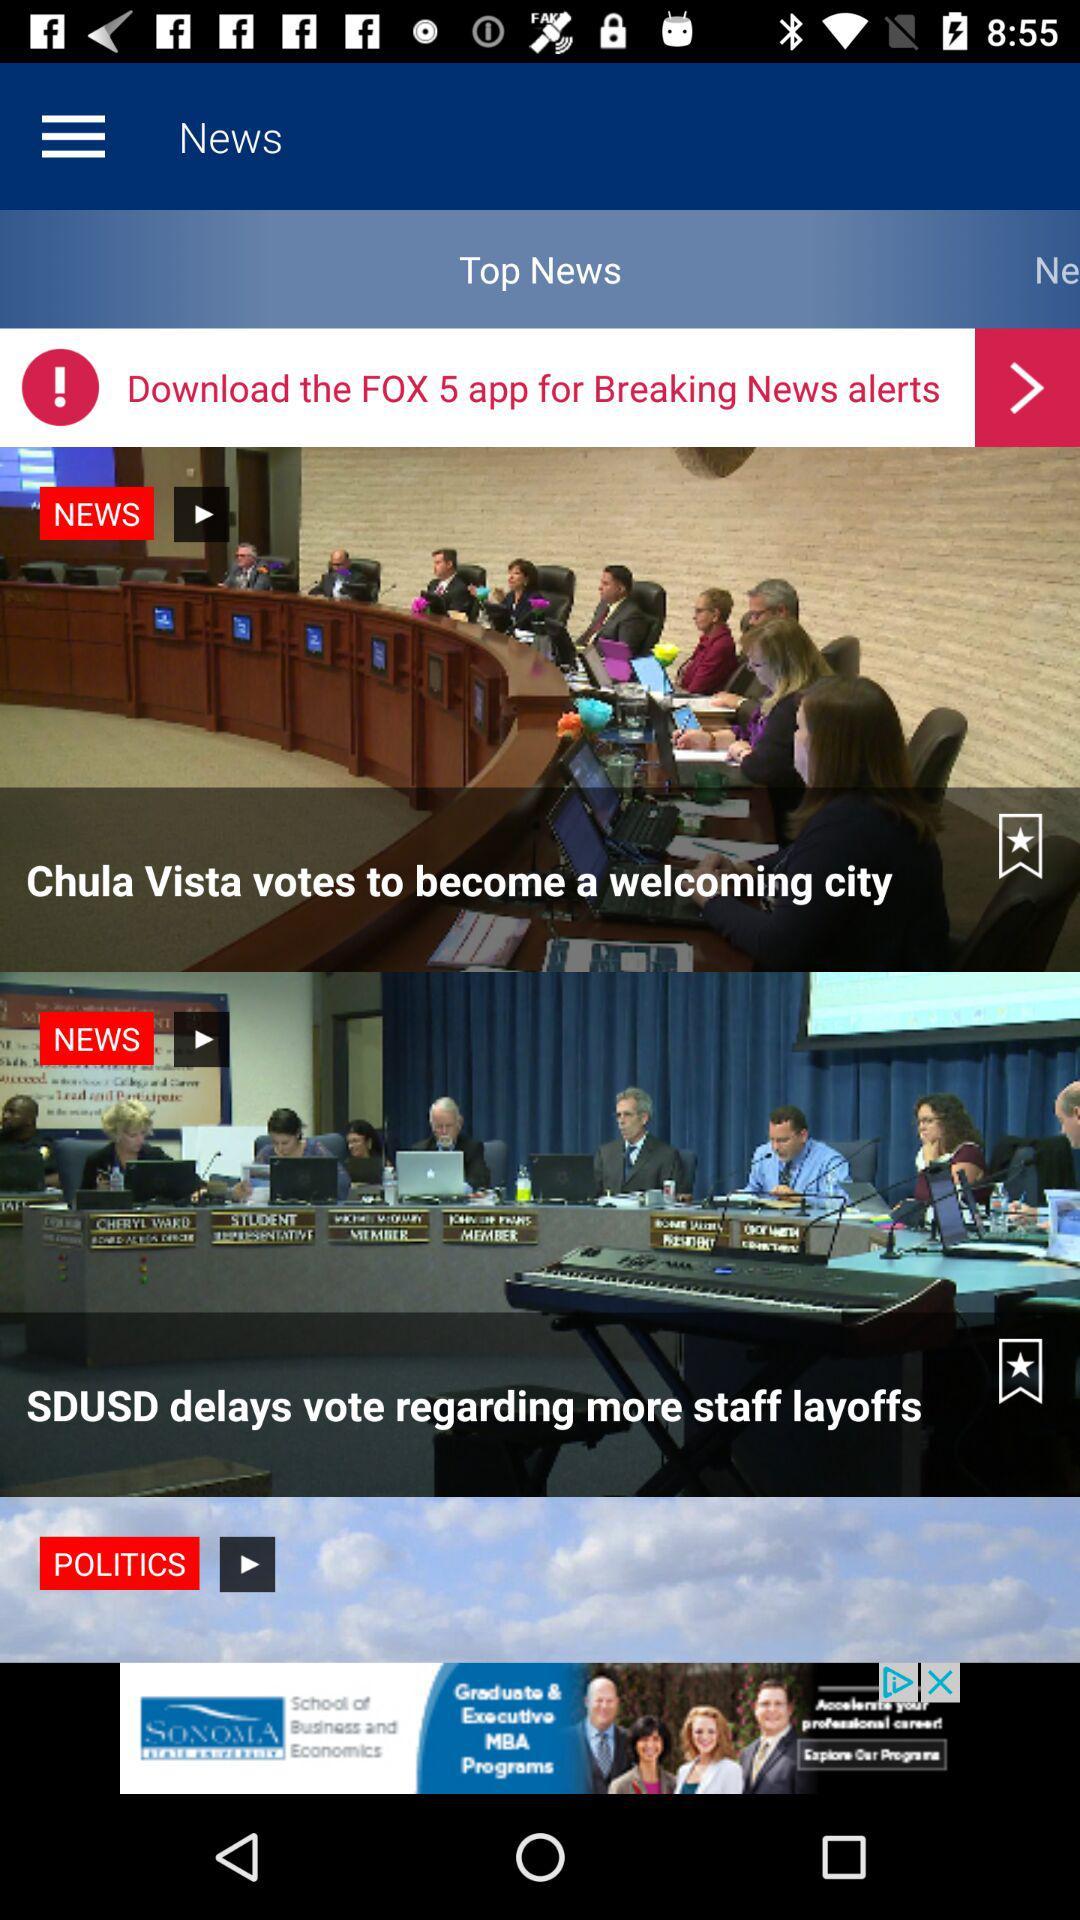 The height and width of the screenshot is (1920, 1080). What do you see at coordinates (72, 135) in the screenshot?
I see `menu` at bounding box center [72, 135].